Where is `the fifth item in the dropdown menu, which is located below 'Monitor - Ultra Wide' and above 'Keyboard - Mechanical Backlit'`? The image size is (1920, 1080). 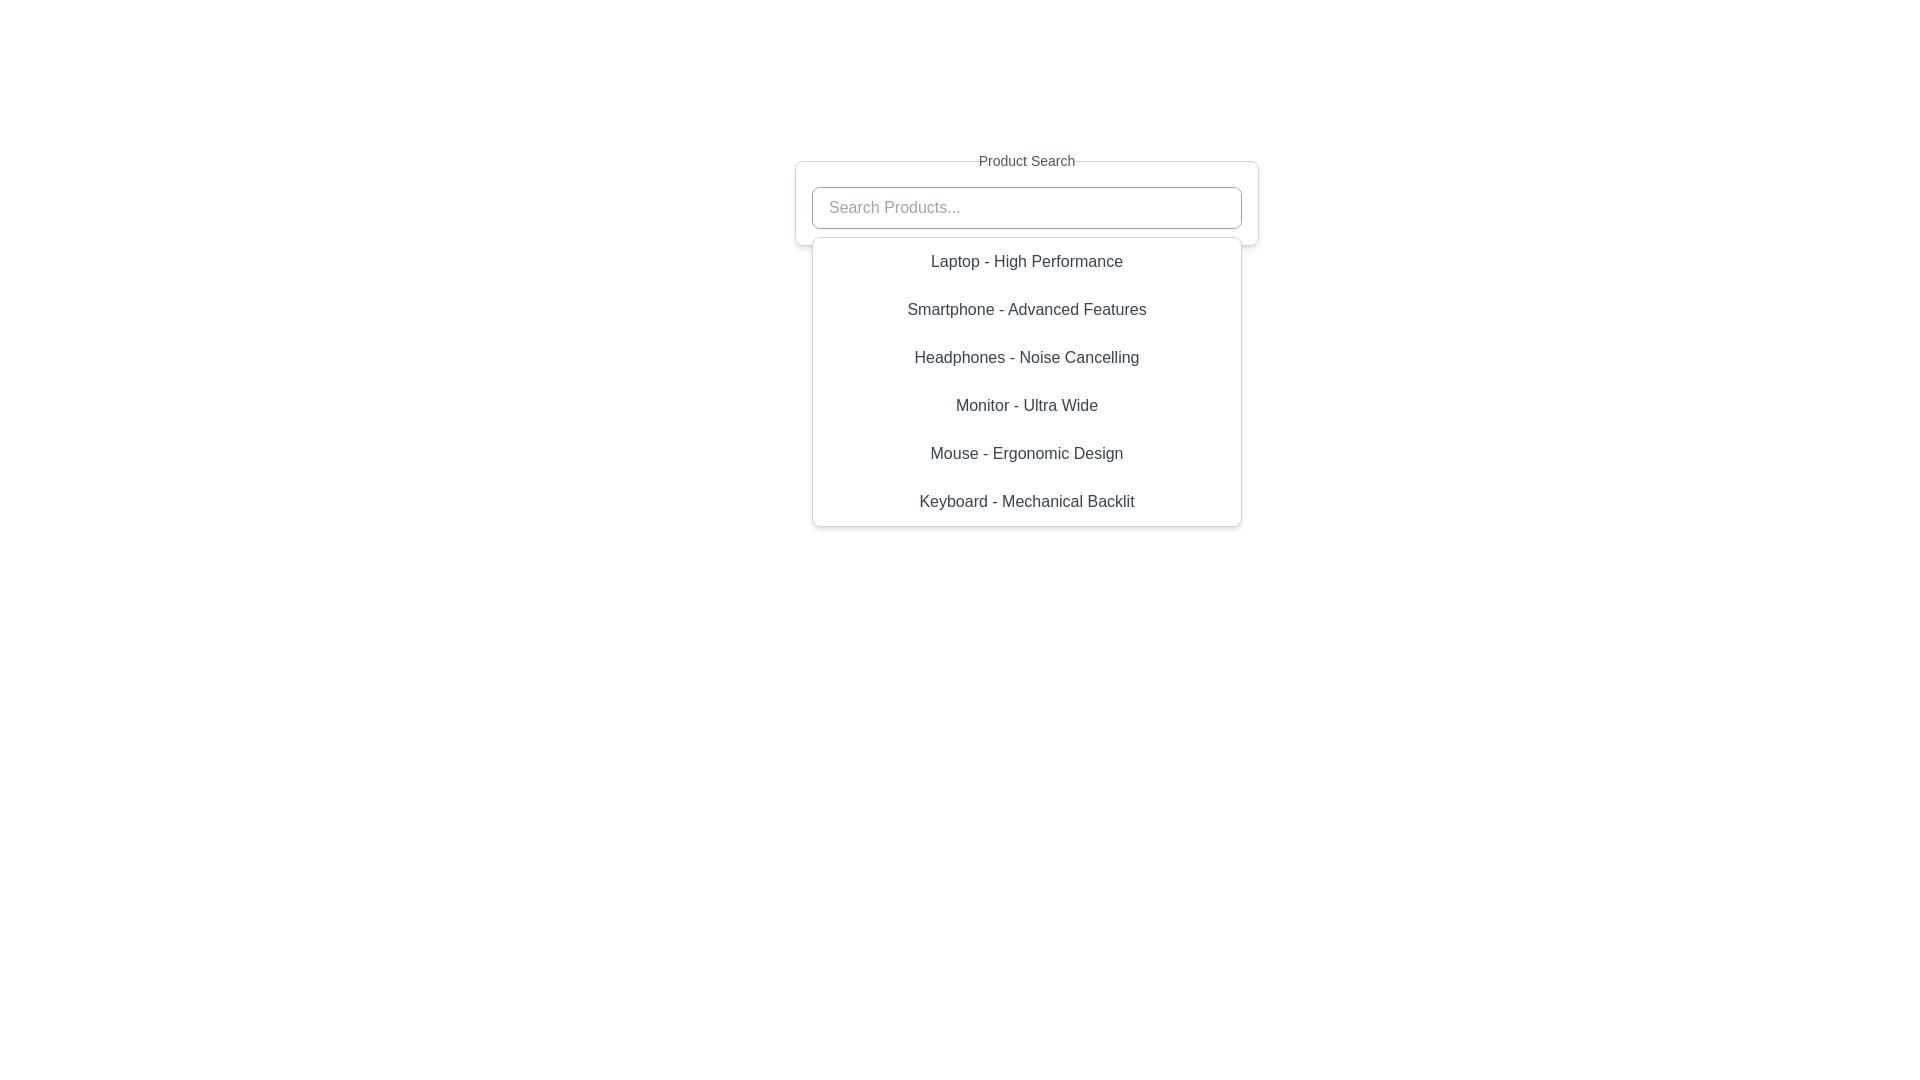
the fifth item in the dropdown menu, which is located below 'Monitor - Ultra Wide' and above 'Keyboard - Mechanical Backlit' is located at coordinates (1027, 454).